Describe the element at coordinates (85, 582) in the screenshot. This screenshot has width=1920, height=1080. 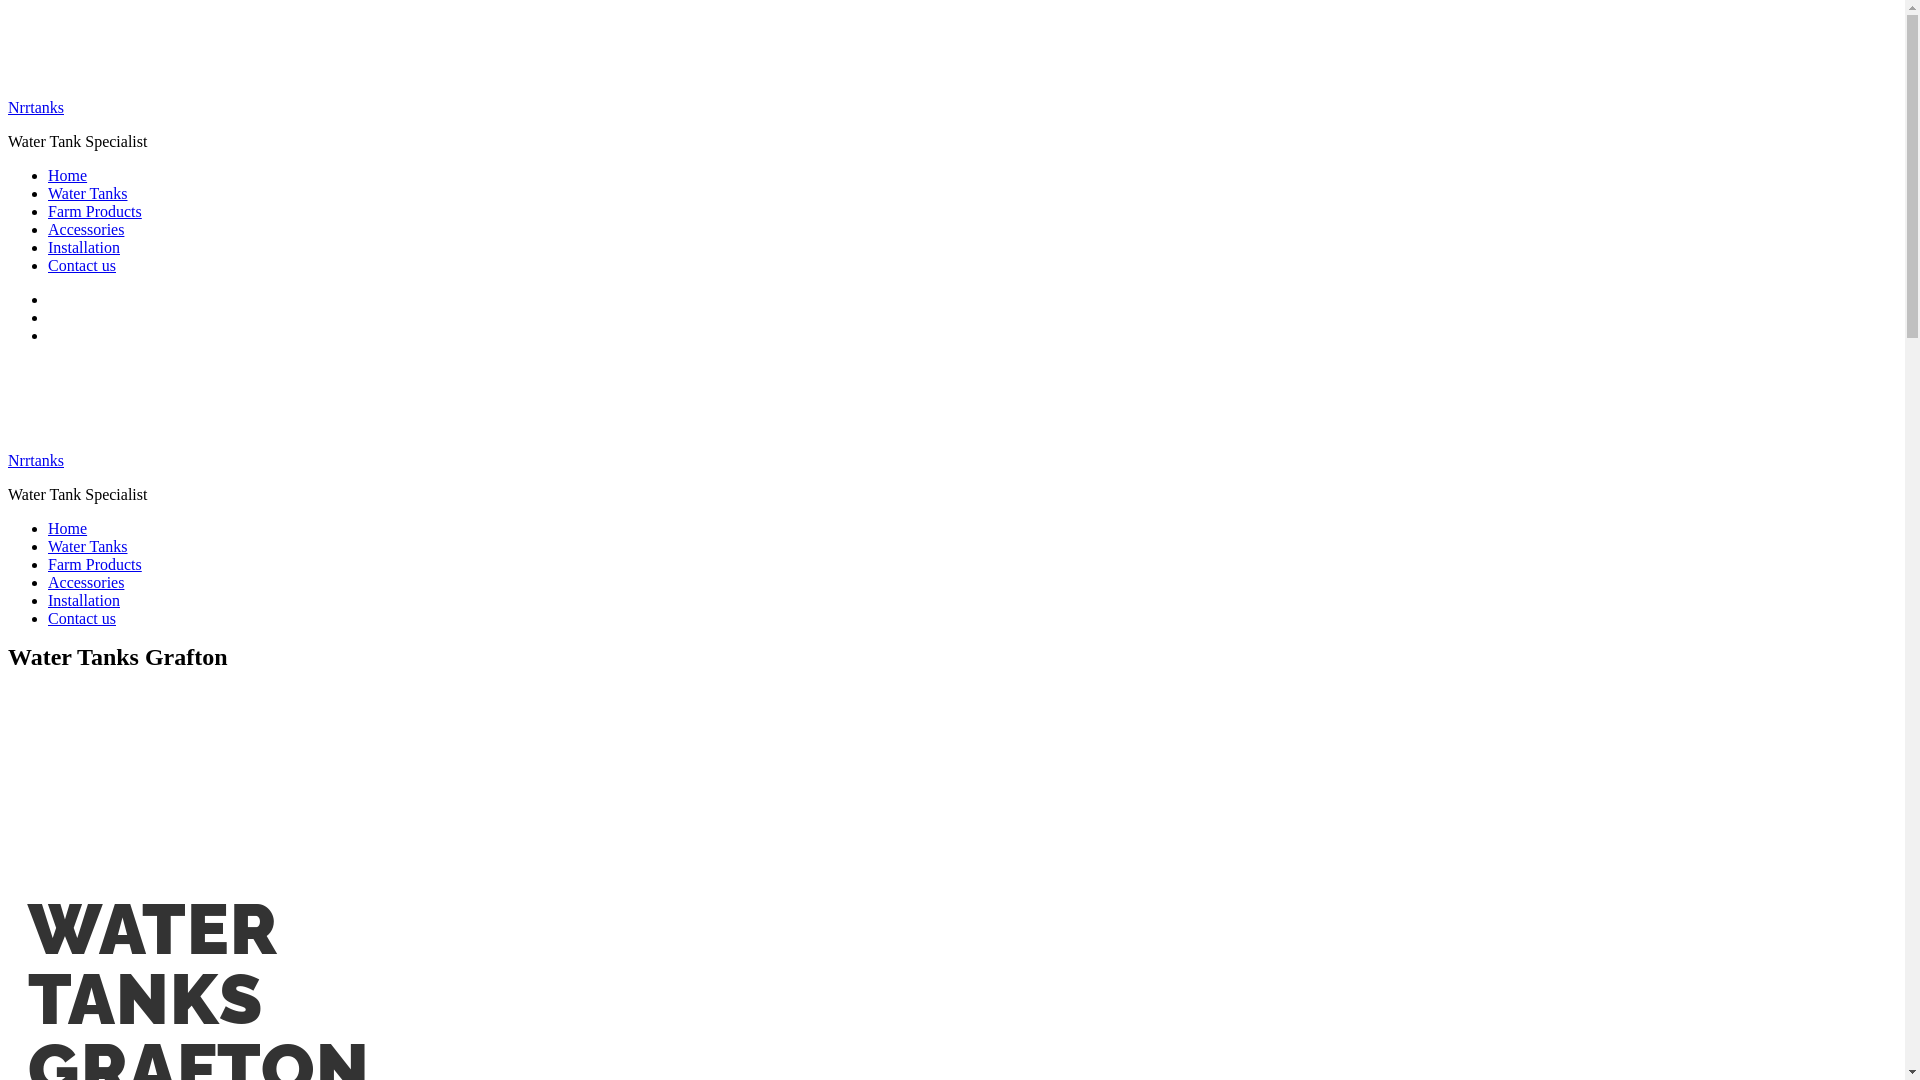
I see `'Accessories'` at that location.